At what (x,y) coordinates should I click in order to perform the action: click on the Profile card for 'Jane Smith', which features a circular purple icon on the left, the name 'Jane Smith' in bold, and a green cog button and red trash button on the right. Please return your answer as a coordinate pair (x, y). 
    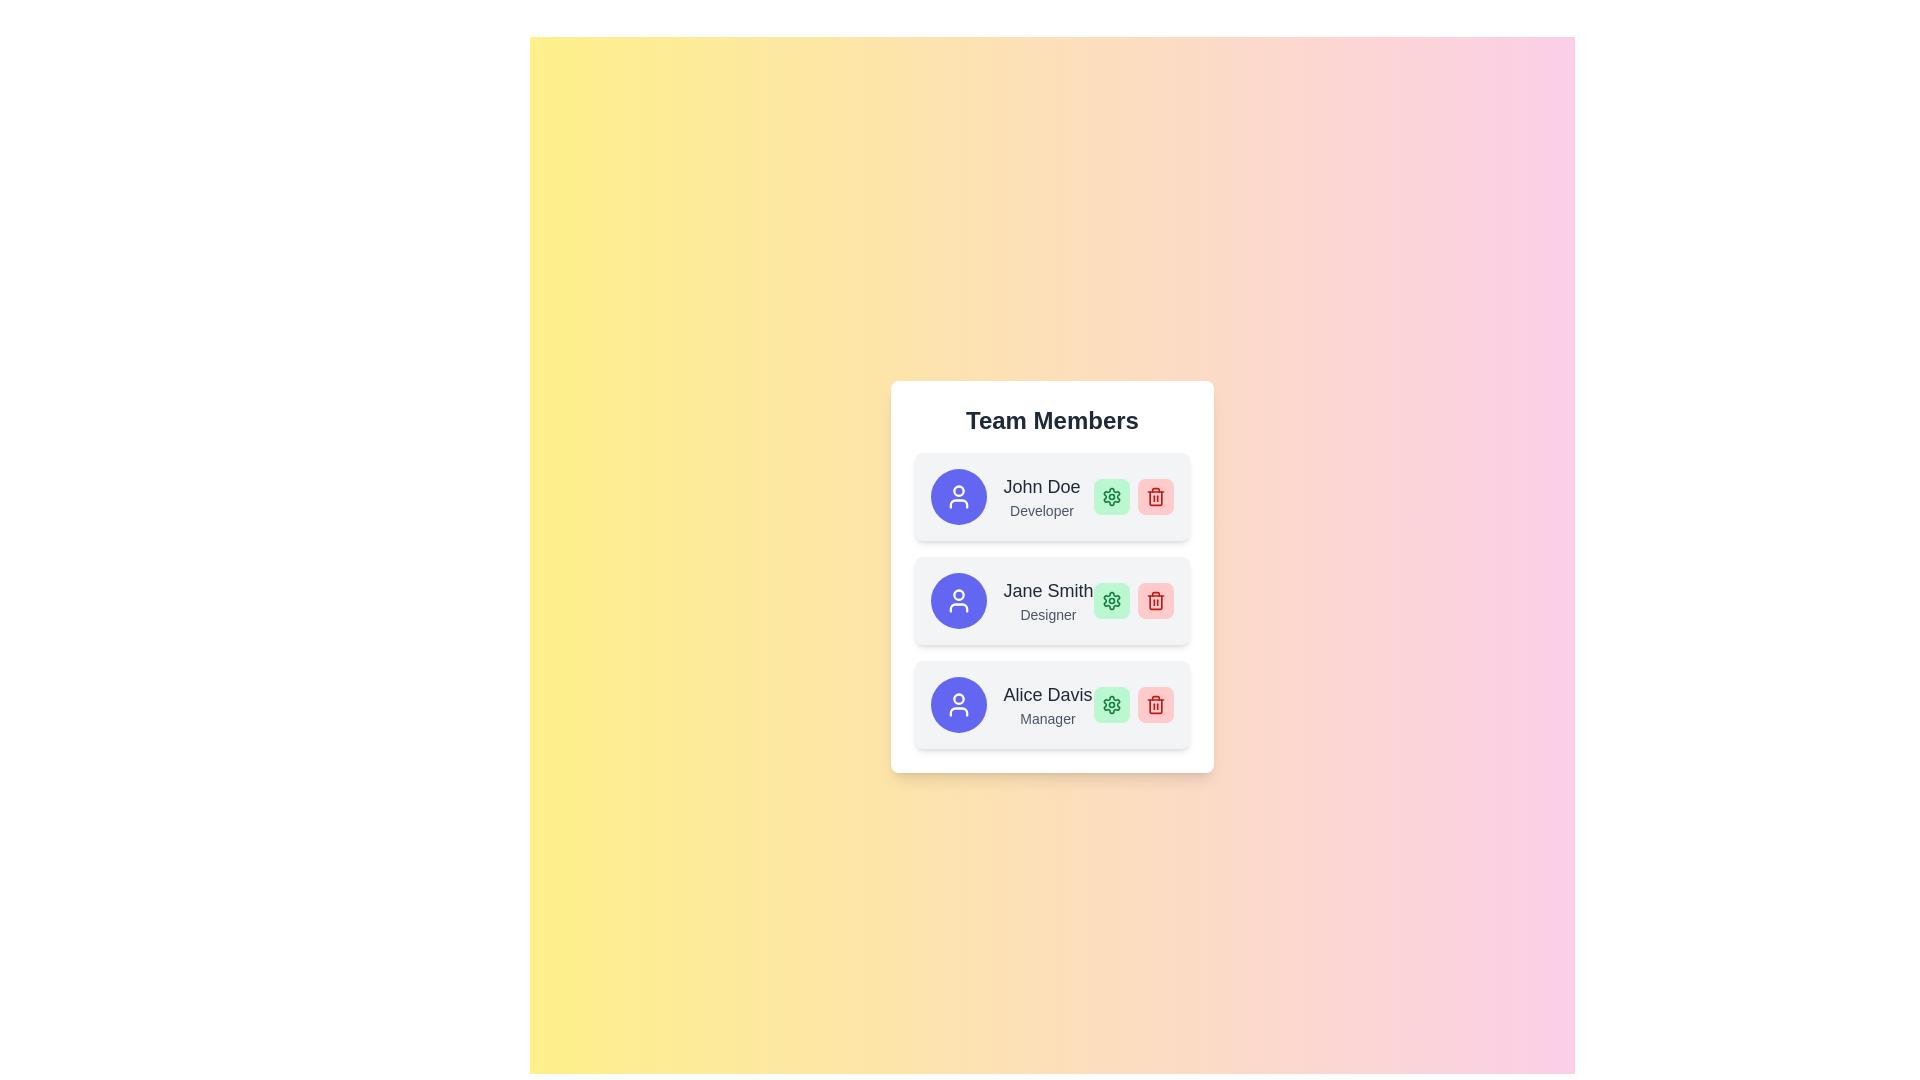
    Looking at the image, I should click on (1051, 600).